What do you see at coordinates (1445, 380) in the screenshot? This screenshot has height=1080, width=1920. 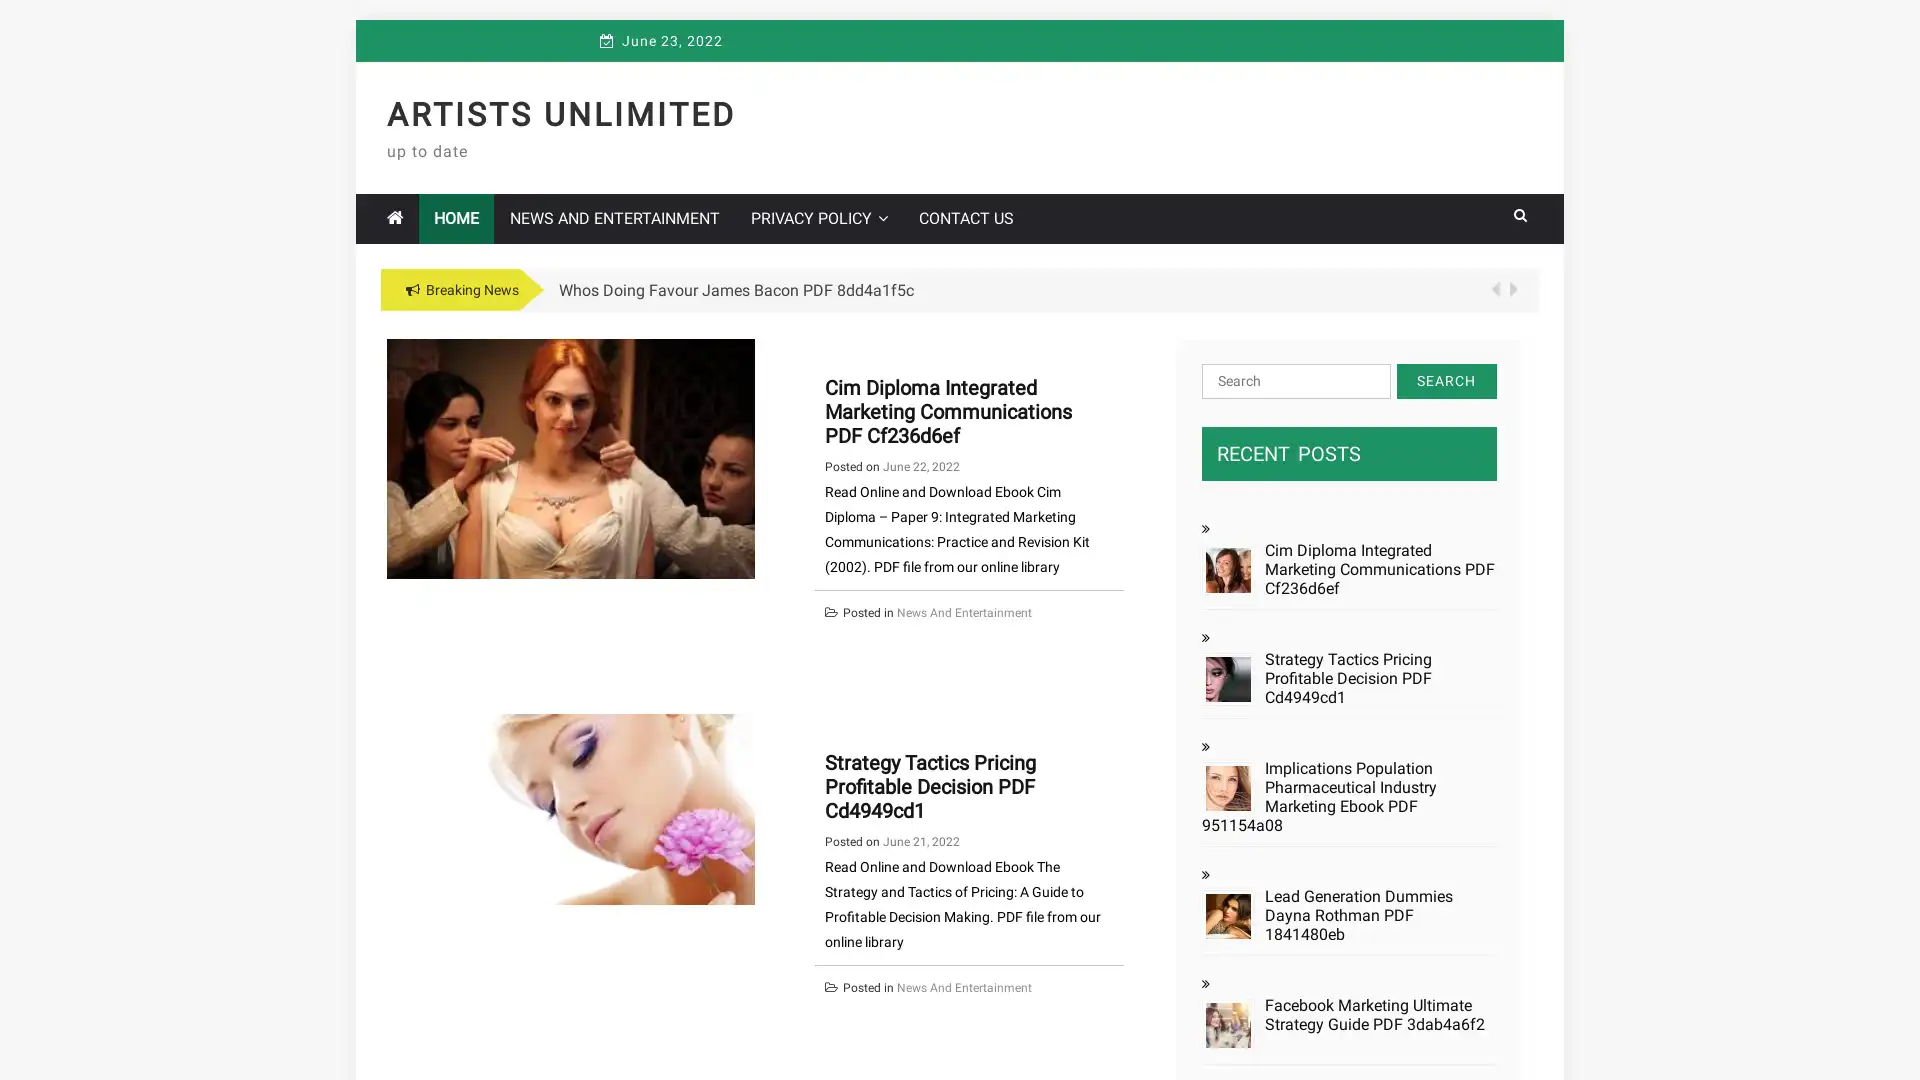 I see `Search` at bounding box center [1445, 380].